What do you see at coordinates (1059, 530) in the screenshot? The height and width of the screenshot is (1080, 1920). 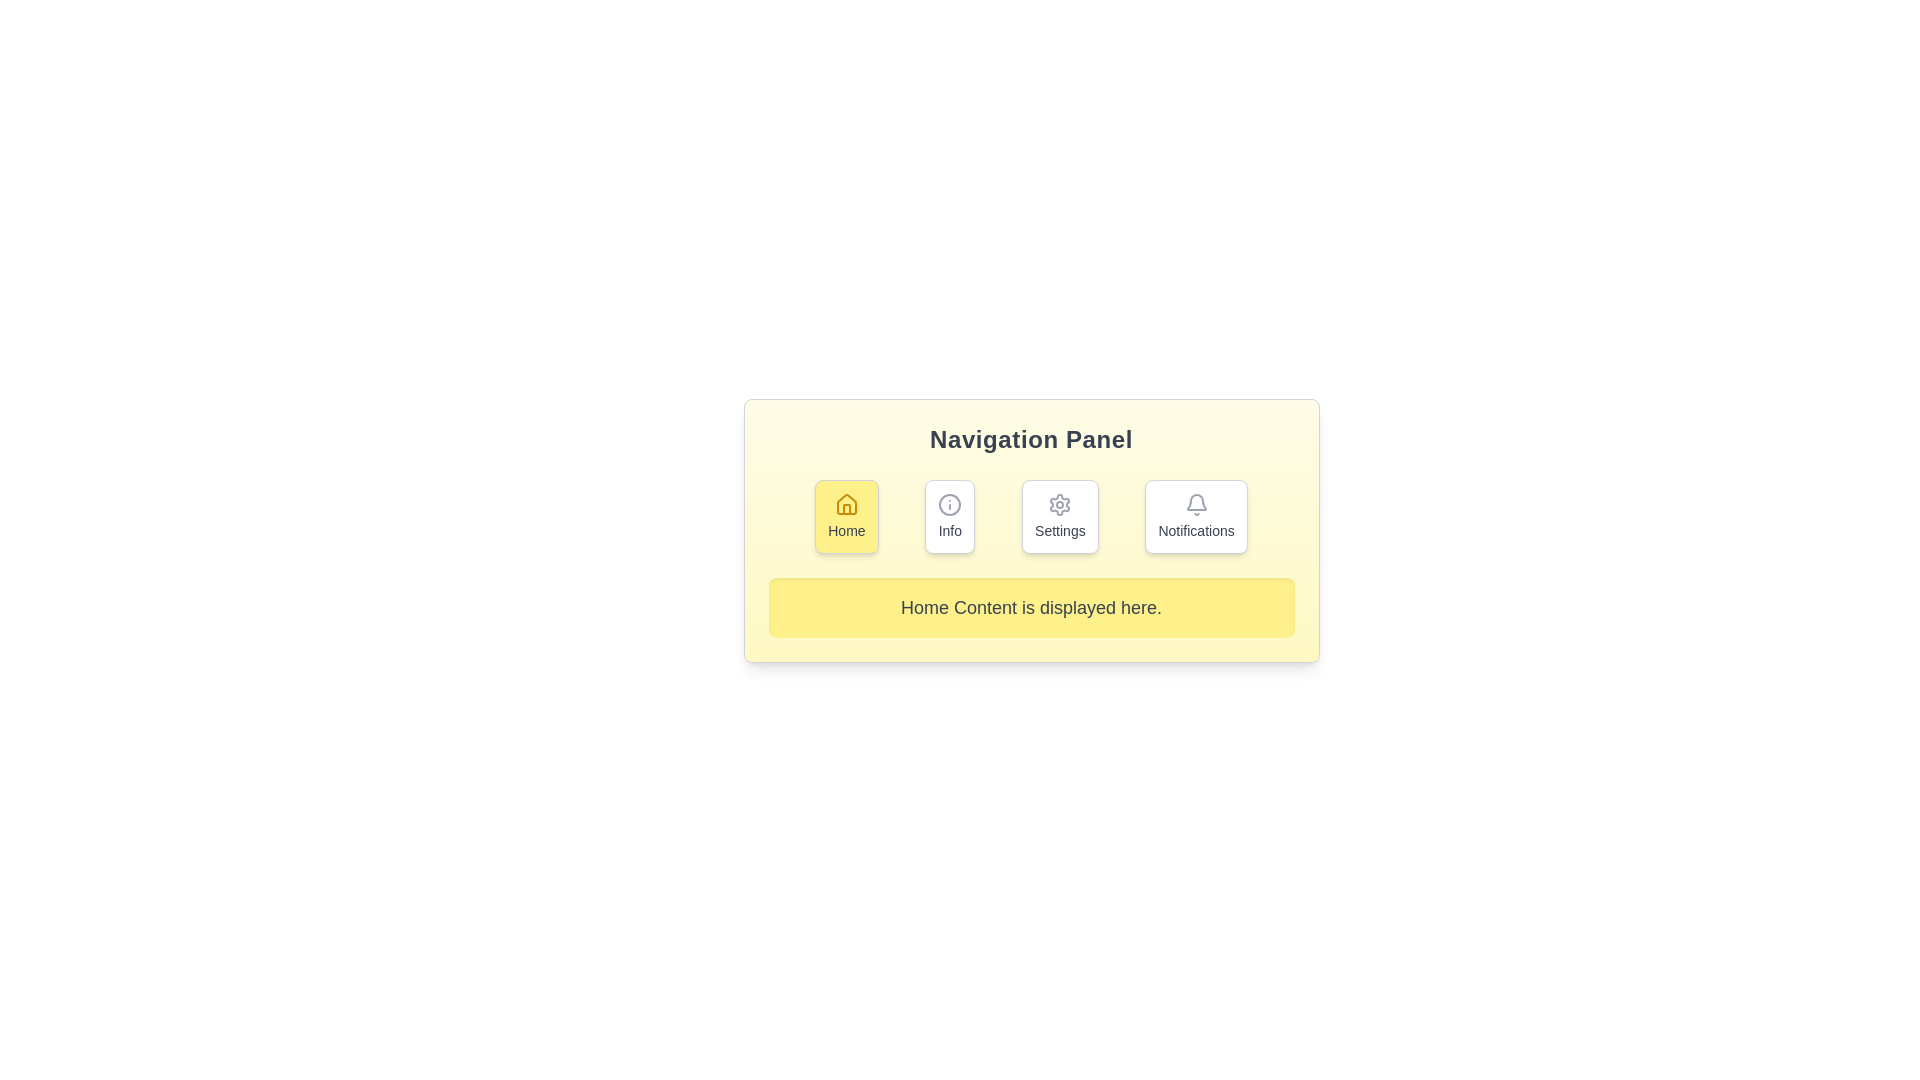 I see `the 'Settings' label text located within the third button of the horizontal button layout under the 'Navigation Panel'` at bounding box center [1059, 530].